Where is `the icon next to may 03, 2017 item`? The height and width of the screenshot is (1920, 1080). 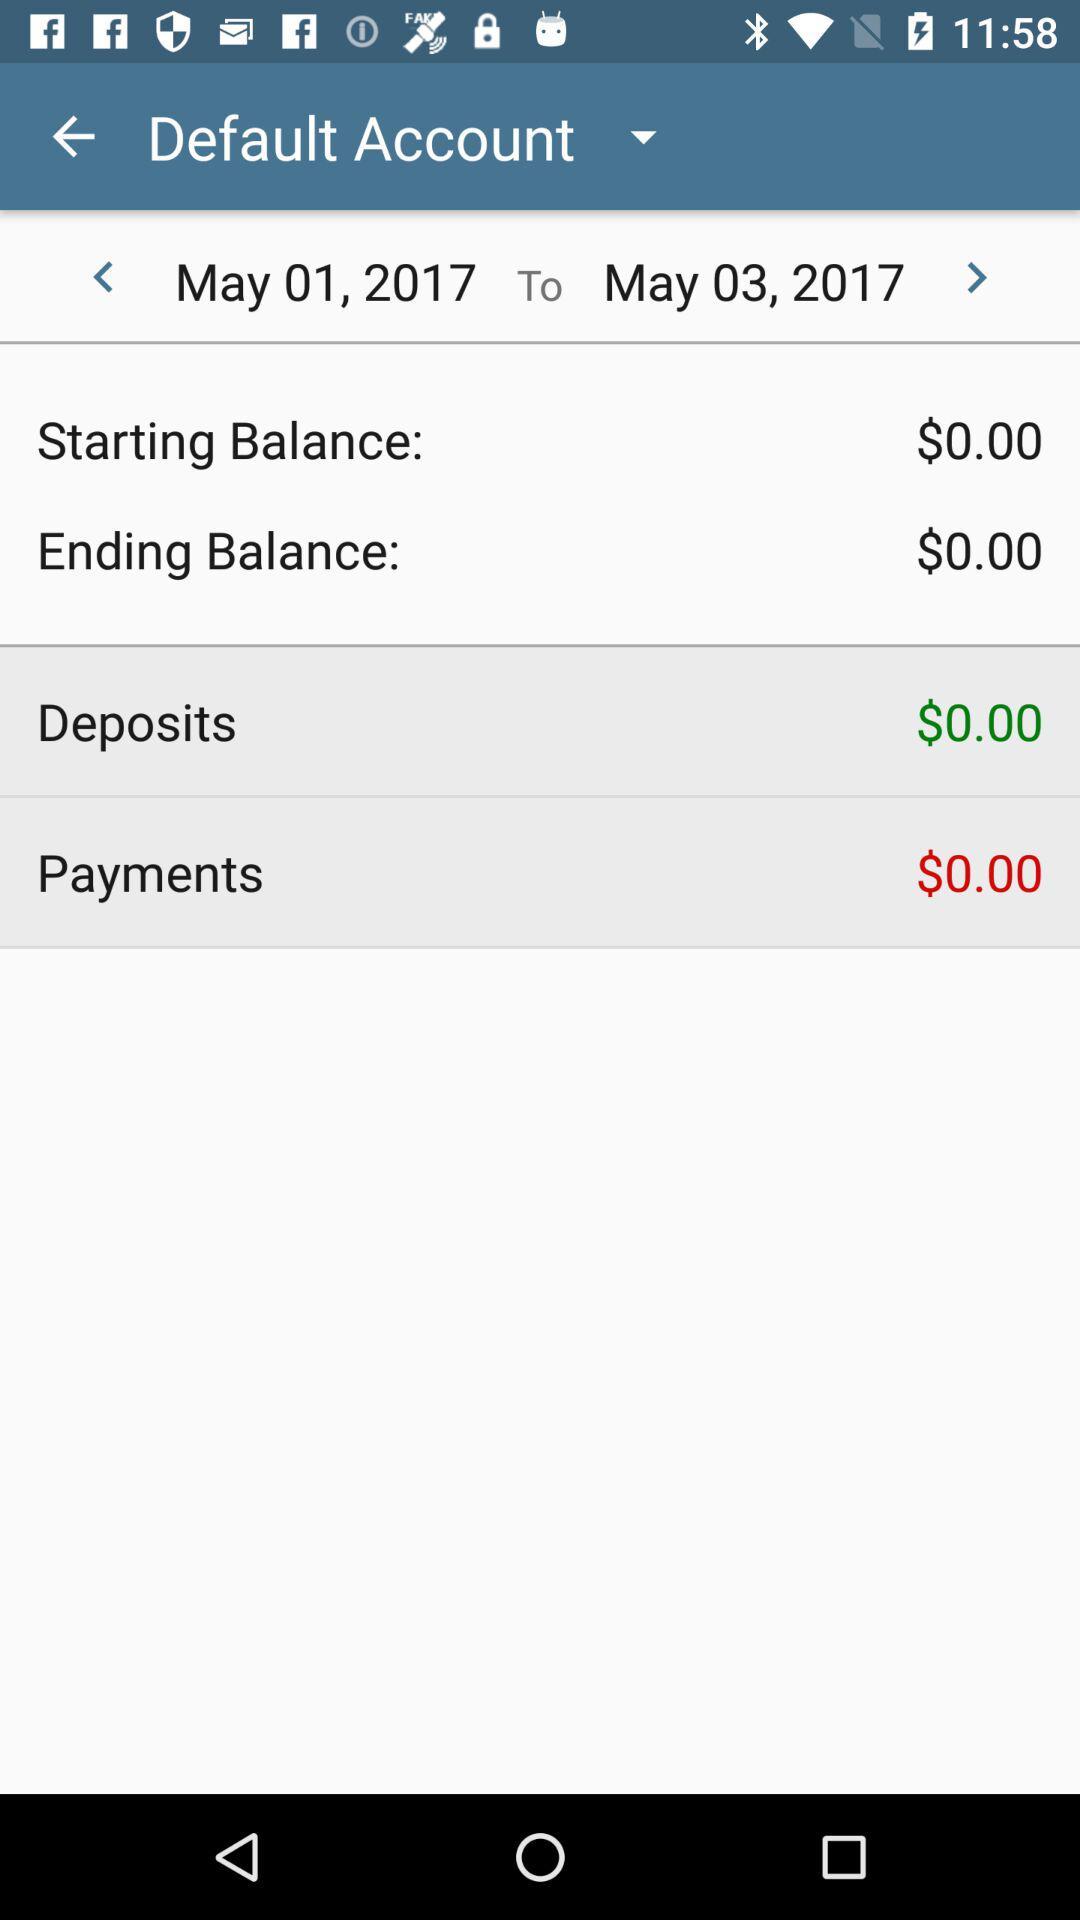
the icon next to may 03, 2017 item is located at coordinates (975, 277).